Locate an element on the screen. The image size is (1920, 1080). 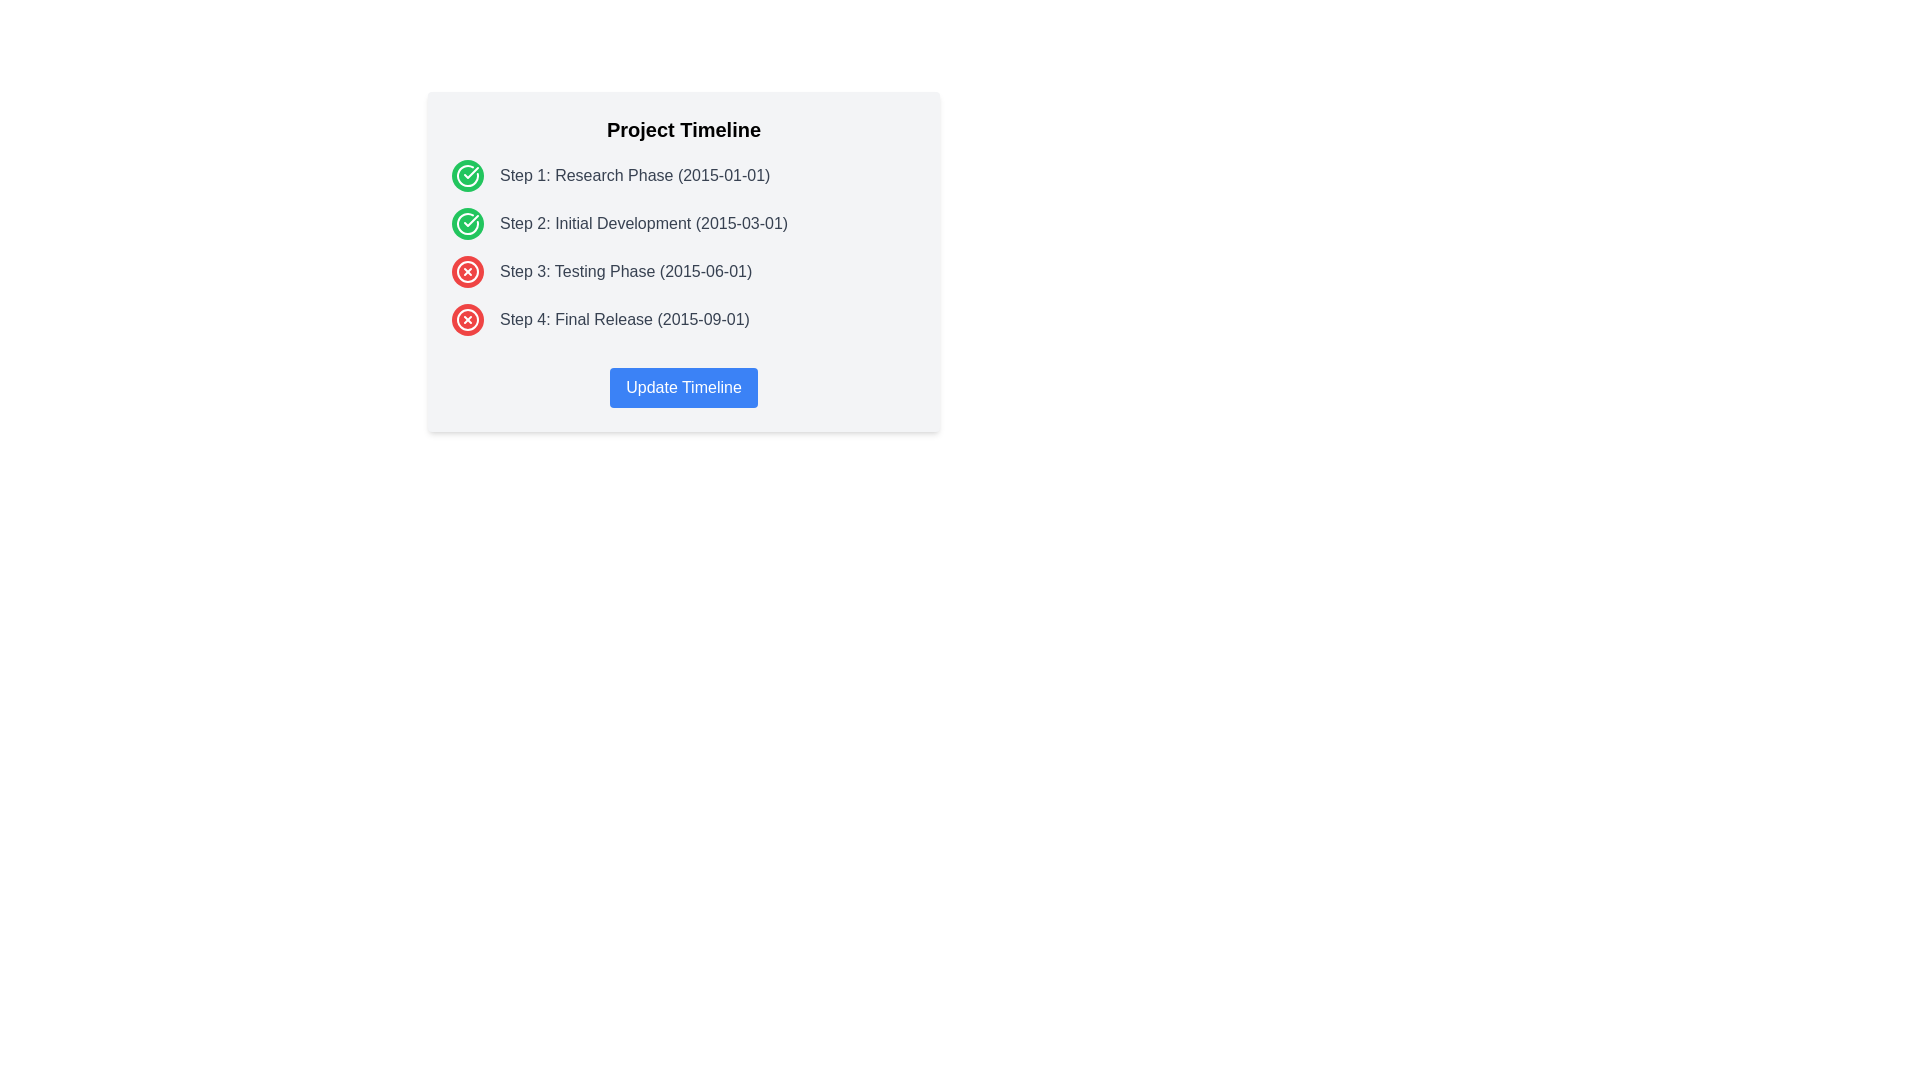
the status indicator icon element is located at coordinates (466, 175).